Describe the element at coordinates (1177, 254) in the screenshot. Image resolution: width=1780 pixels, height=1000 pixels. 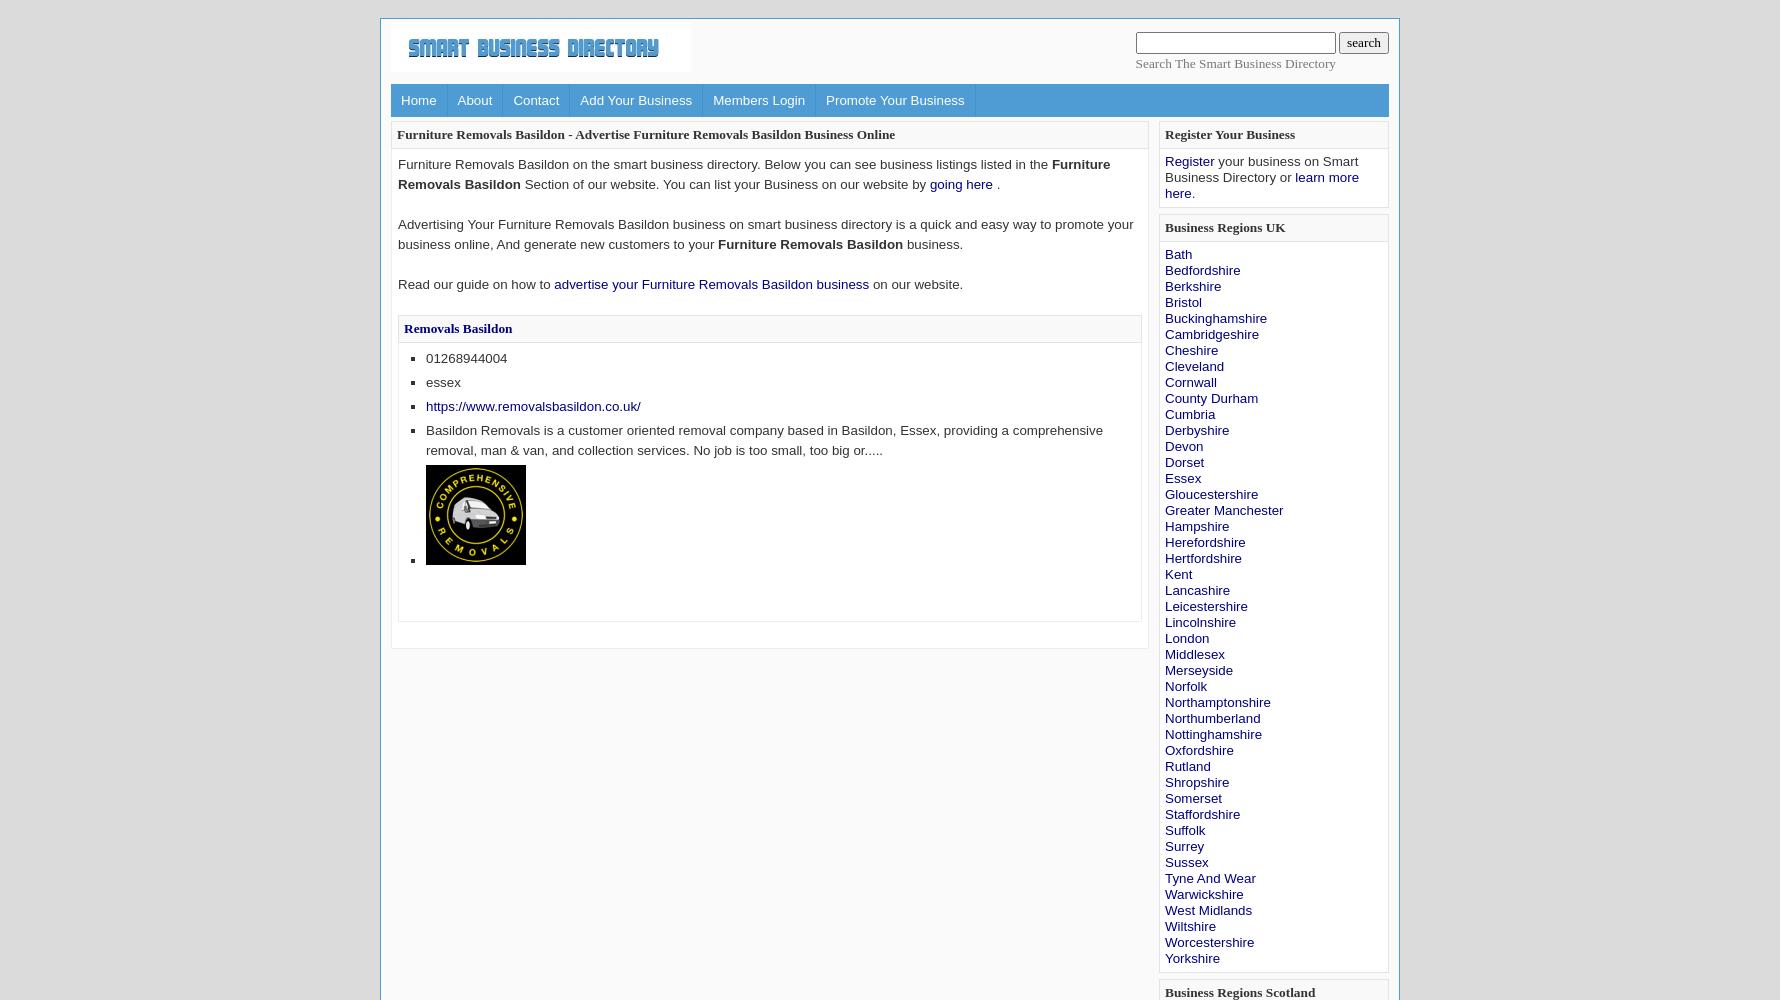
I see `'Bath'` at that location.